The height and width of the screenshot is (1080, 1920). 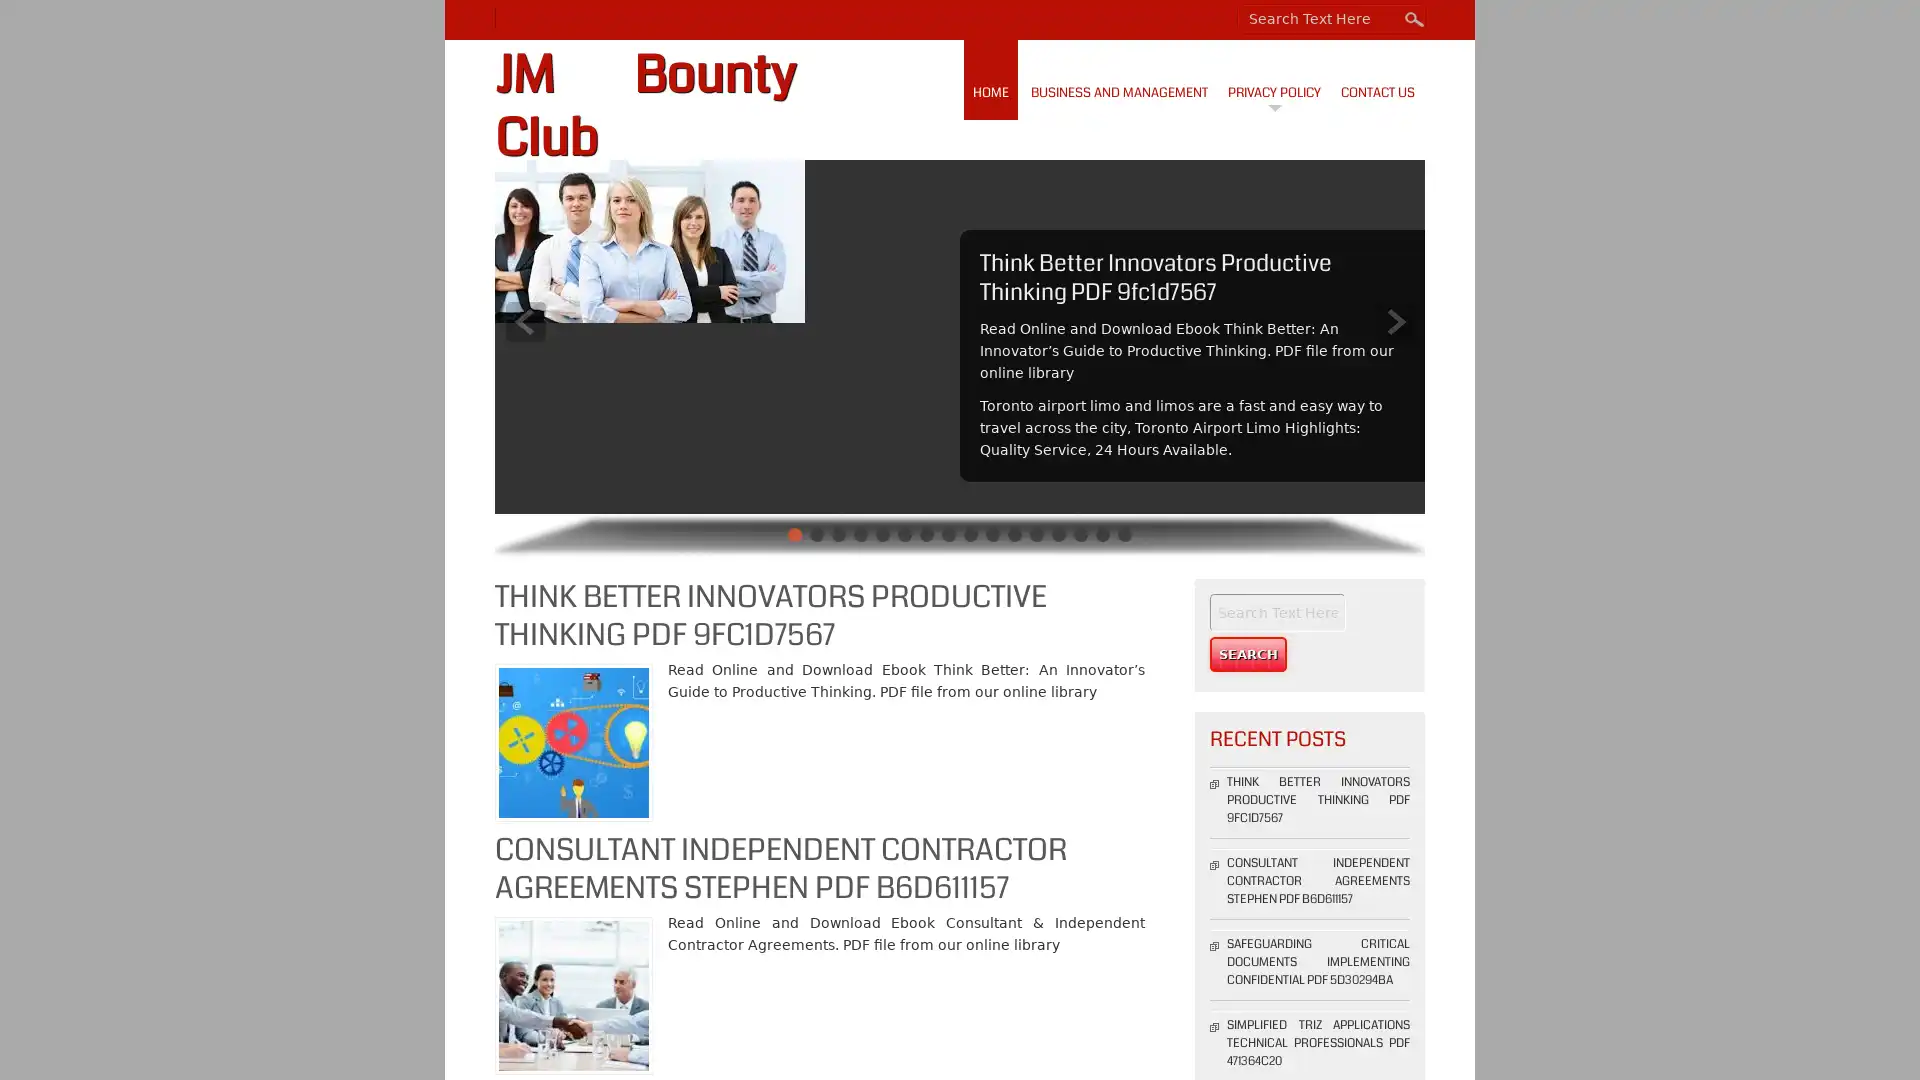 I want to click on Search, so click(x=1247, y=654).